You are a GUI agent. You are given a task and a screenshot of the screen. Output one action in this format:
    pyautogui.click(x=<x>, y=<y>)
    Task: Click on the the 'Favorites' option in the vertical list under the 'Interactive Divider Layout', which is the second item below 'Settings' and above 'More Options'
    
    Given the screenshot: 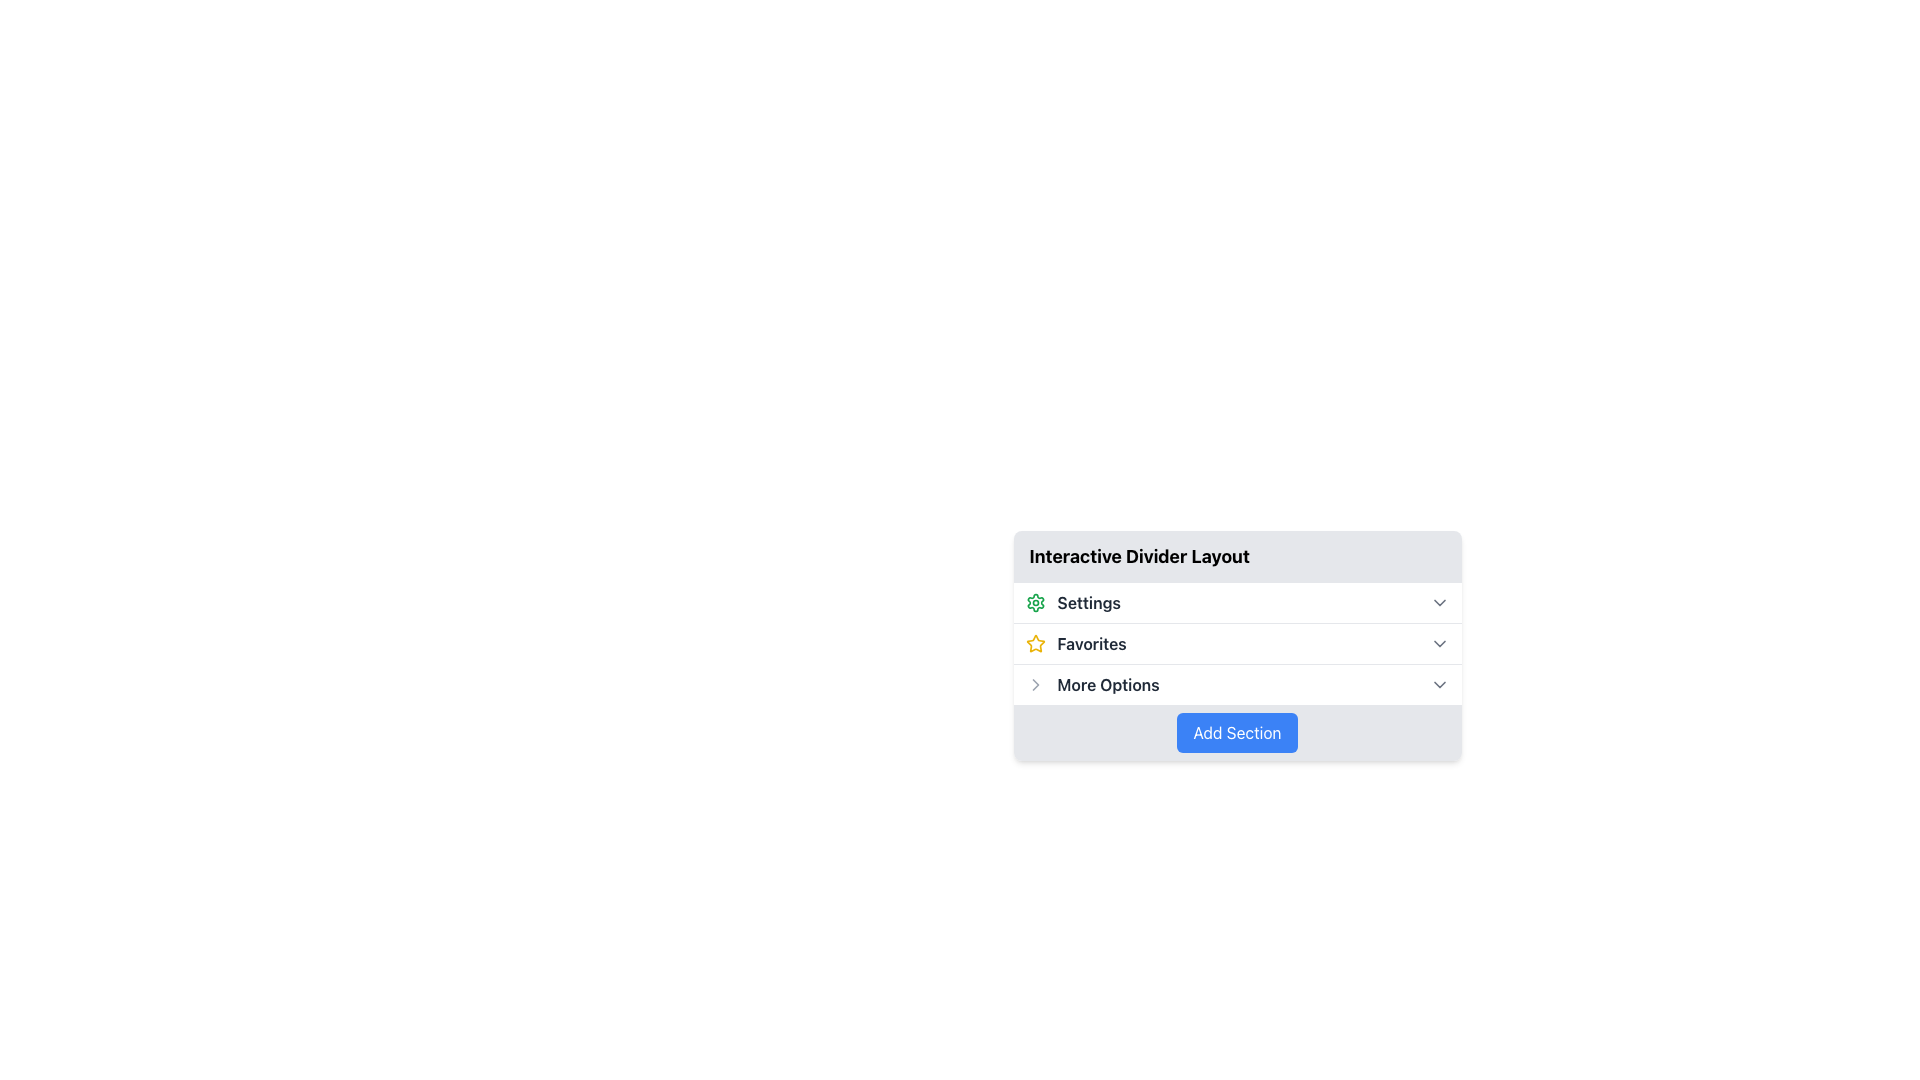 What is the action you would take?
    pyautogui.click(x=1075, y=644)
    